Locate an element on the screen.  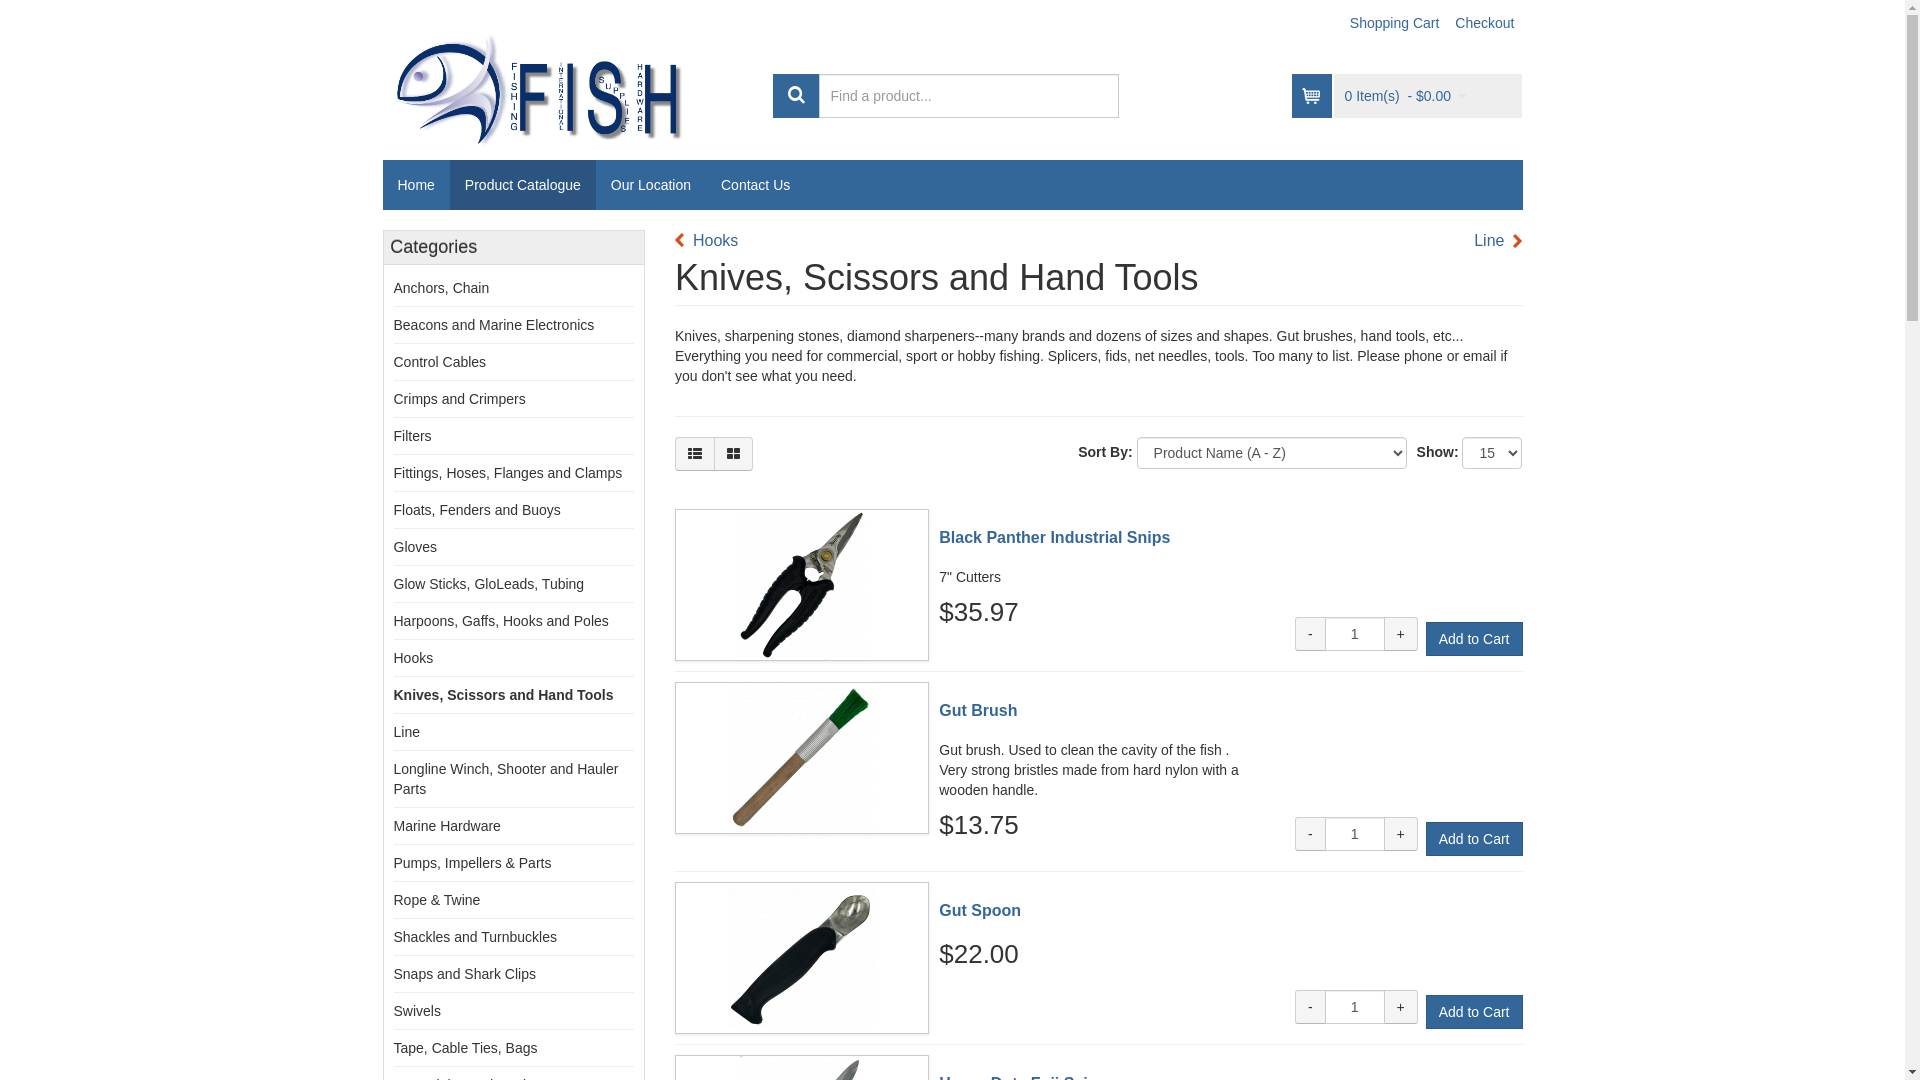
'Knives, Scissors and Hand Tools' is located at coordinates (504, 693).